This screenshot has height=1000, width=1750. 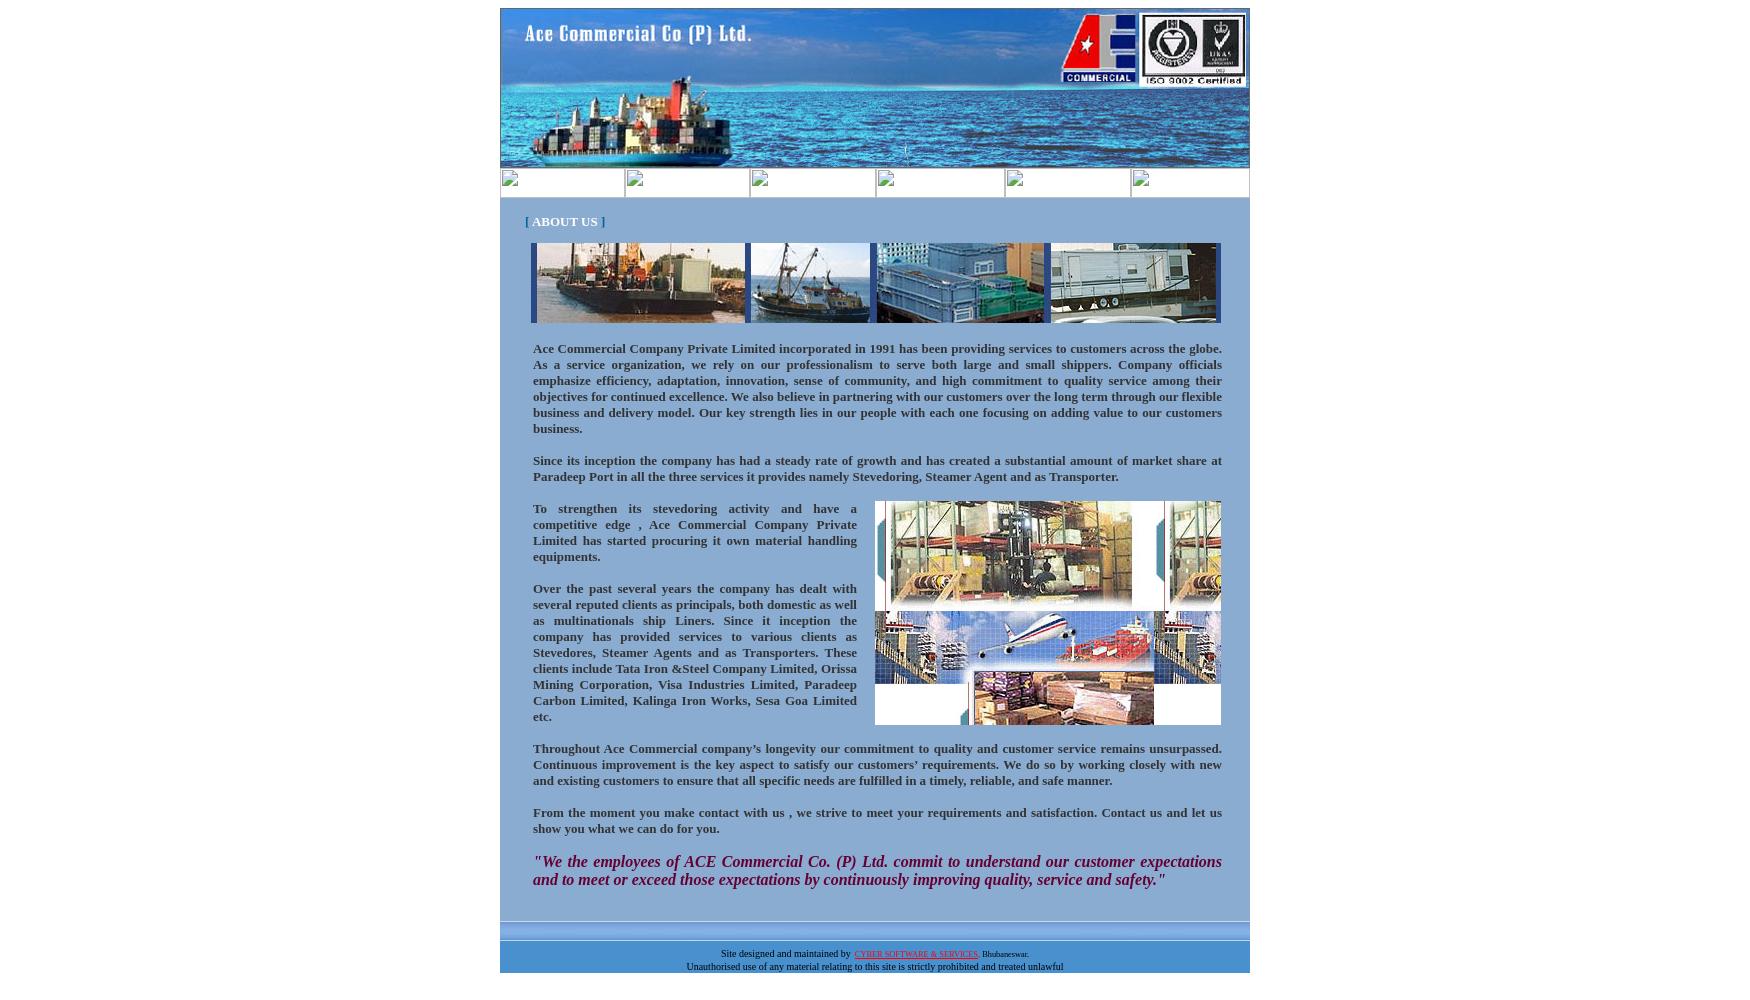 I want to click on 'Throughout Ace Commercial company’s longevity our commitment 
              to quality and customer service remains unsurpassed. Continuous 
              improvement is the key aspect to satisfy our customers’ requirements. 
              We do so by working closely with new and existing customers to ensure 
              that all specific needs are fulfilled in a timely, reliable, and 
              safe manner.', so click(x=532, y=764).